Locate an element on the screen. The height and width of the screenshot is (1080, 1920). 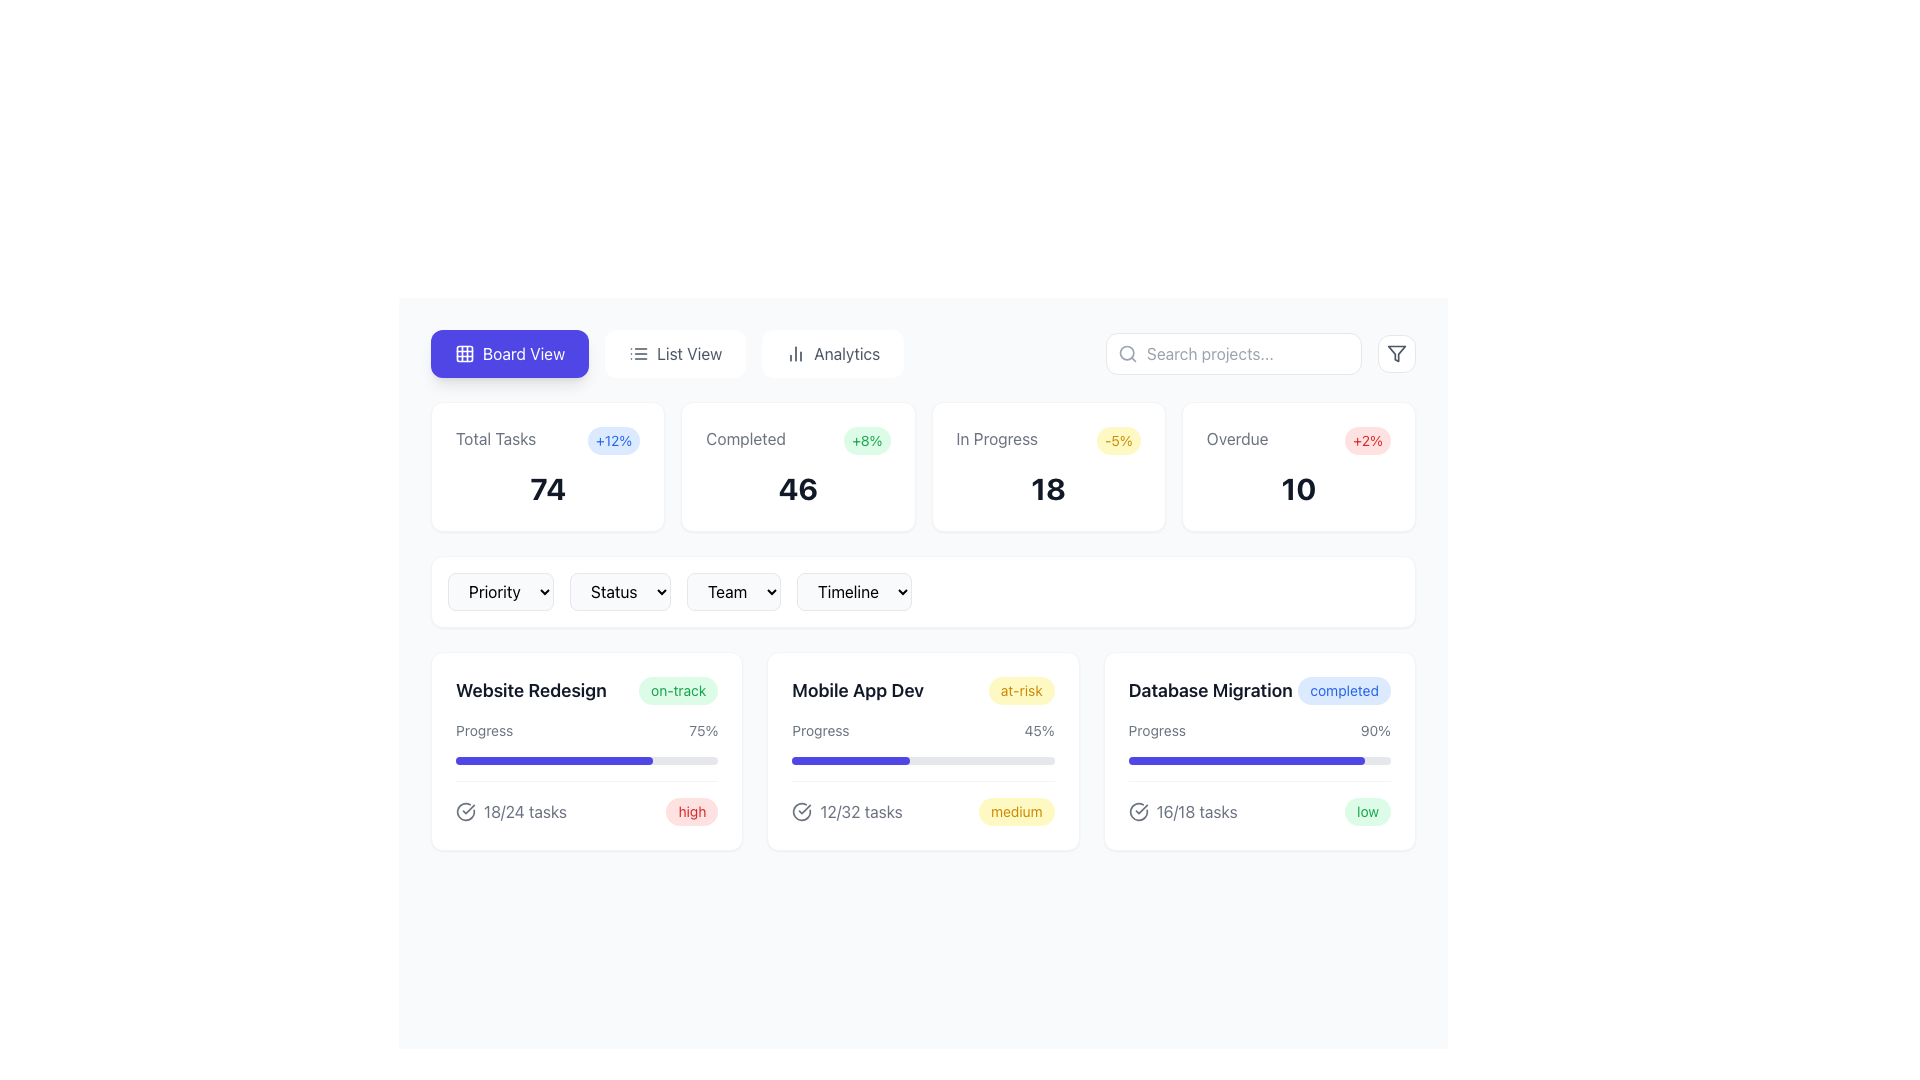
the text label reading 'Analytics' located within the button in the horizontal navigation strip, positioned to the right of a bar chart icon is located at coordinates (847, 353).